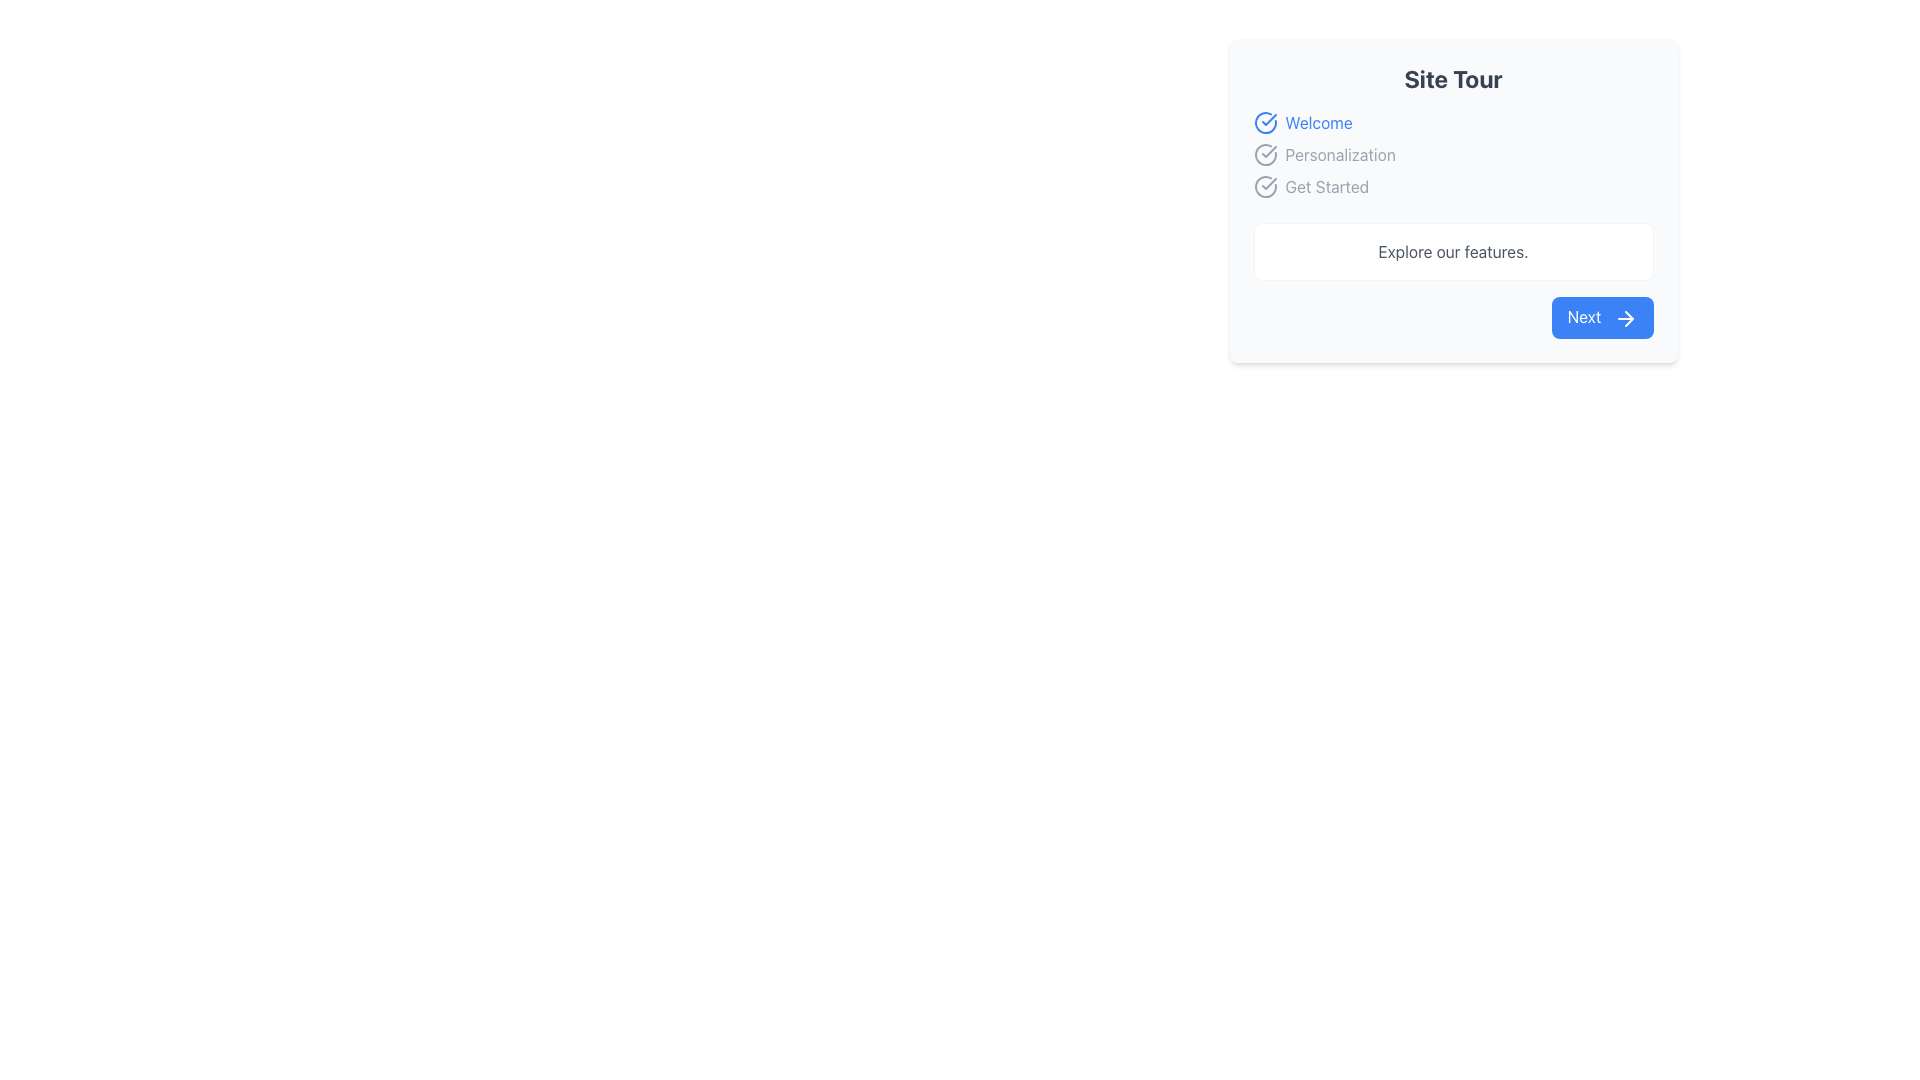 This screenshot has width=1920, height=1080. I want to click on the bold text heading 'Site Tour' located at the top of the card component, so click(1453, 77).